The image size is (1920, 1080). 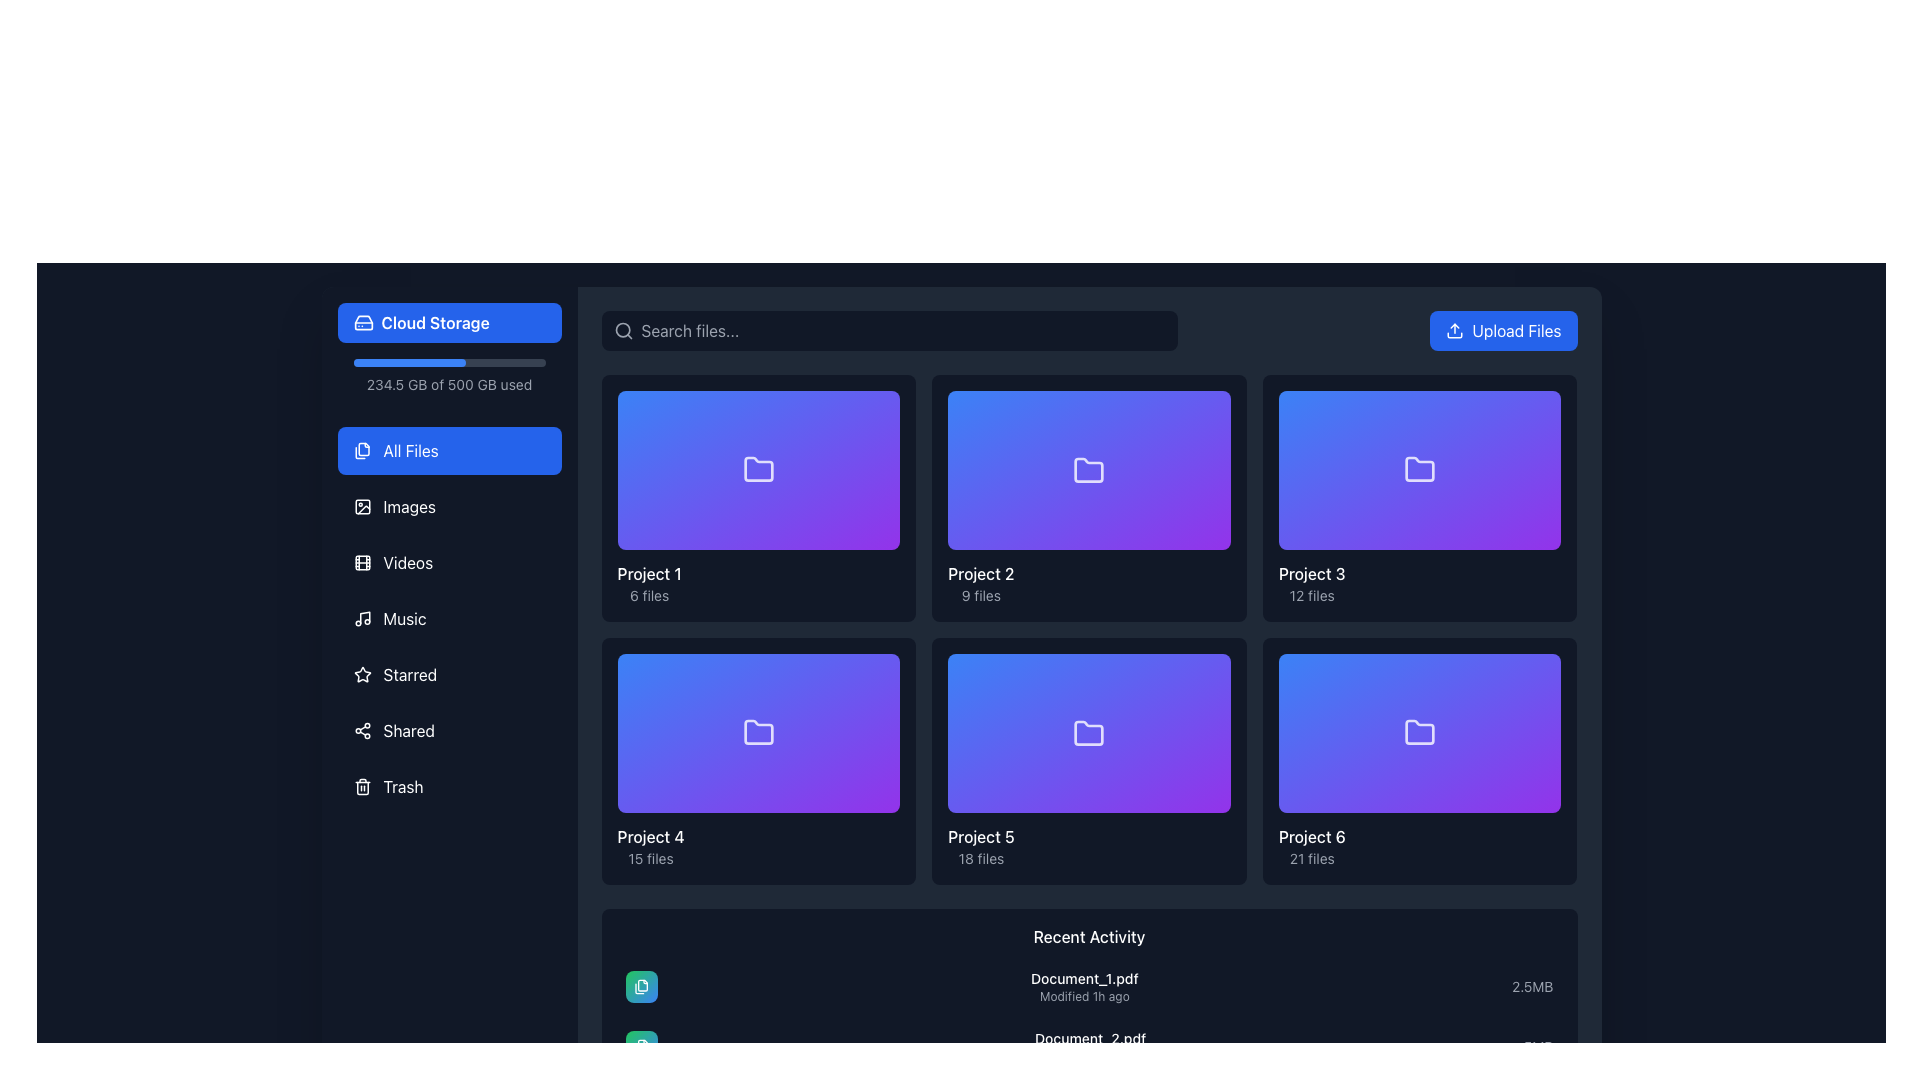 What do you see at coordinates (880, 410) in the screenshot?
I see `the context menu trigger button located at the top-right corner of the 'Project 1' folder box` at bounding box center [880, 410].